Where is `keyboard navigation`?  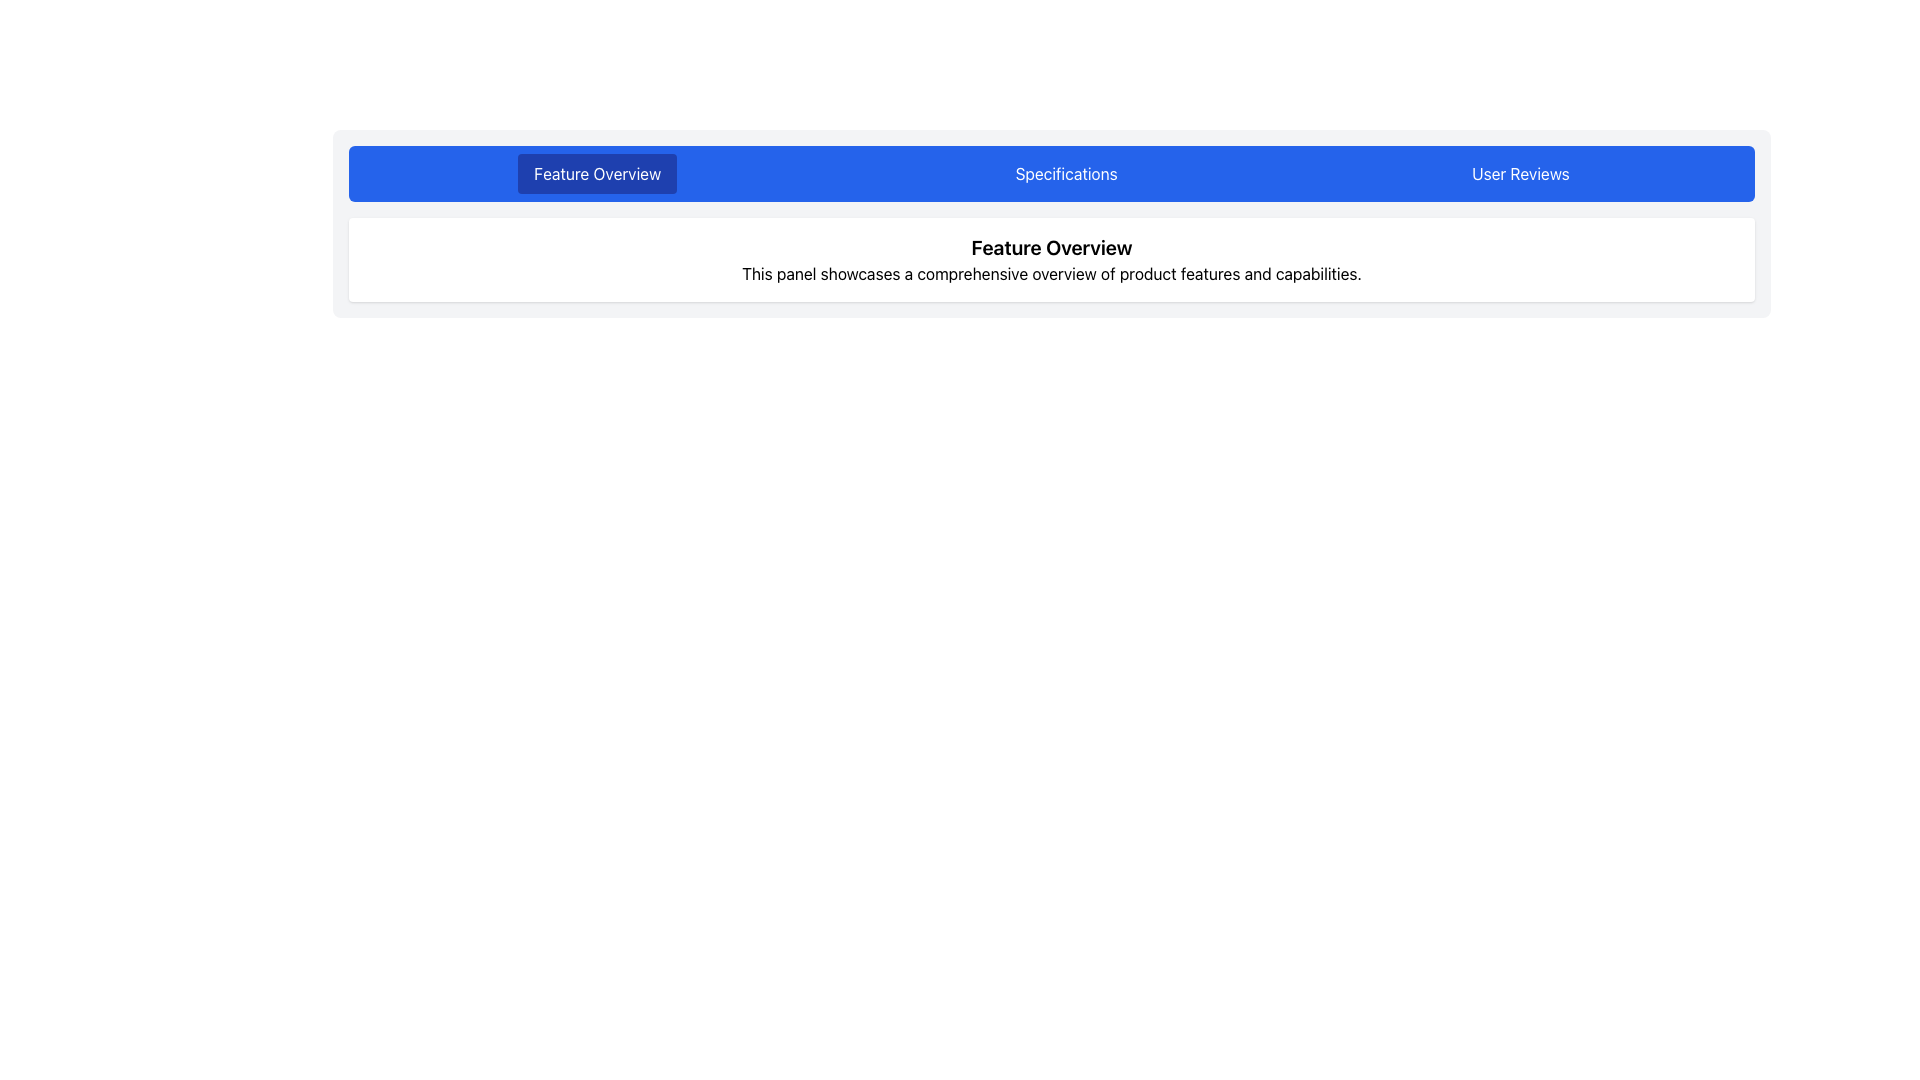
keyboard navigation is located at coordinates (1520, 172).